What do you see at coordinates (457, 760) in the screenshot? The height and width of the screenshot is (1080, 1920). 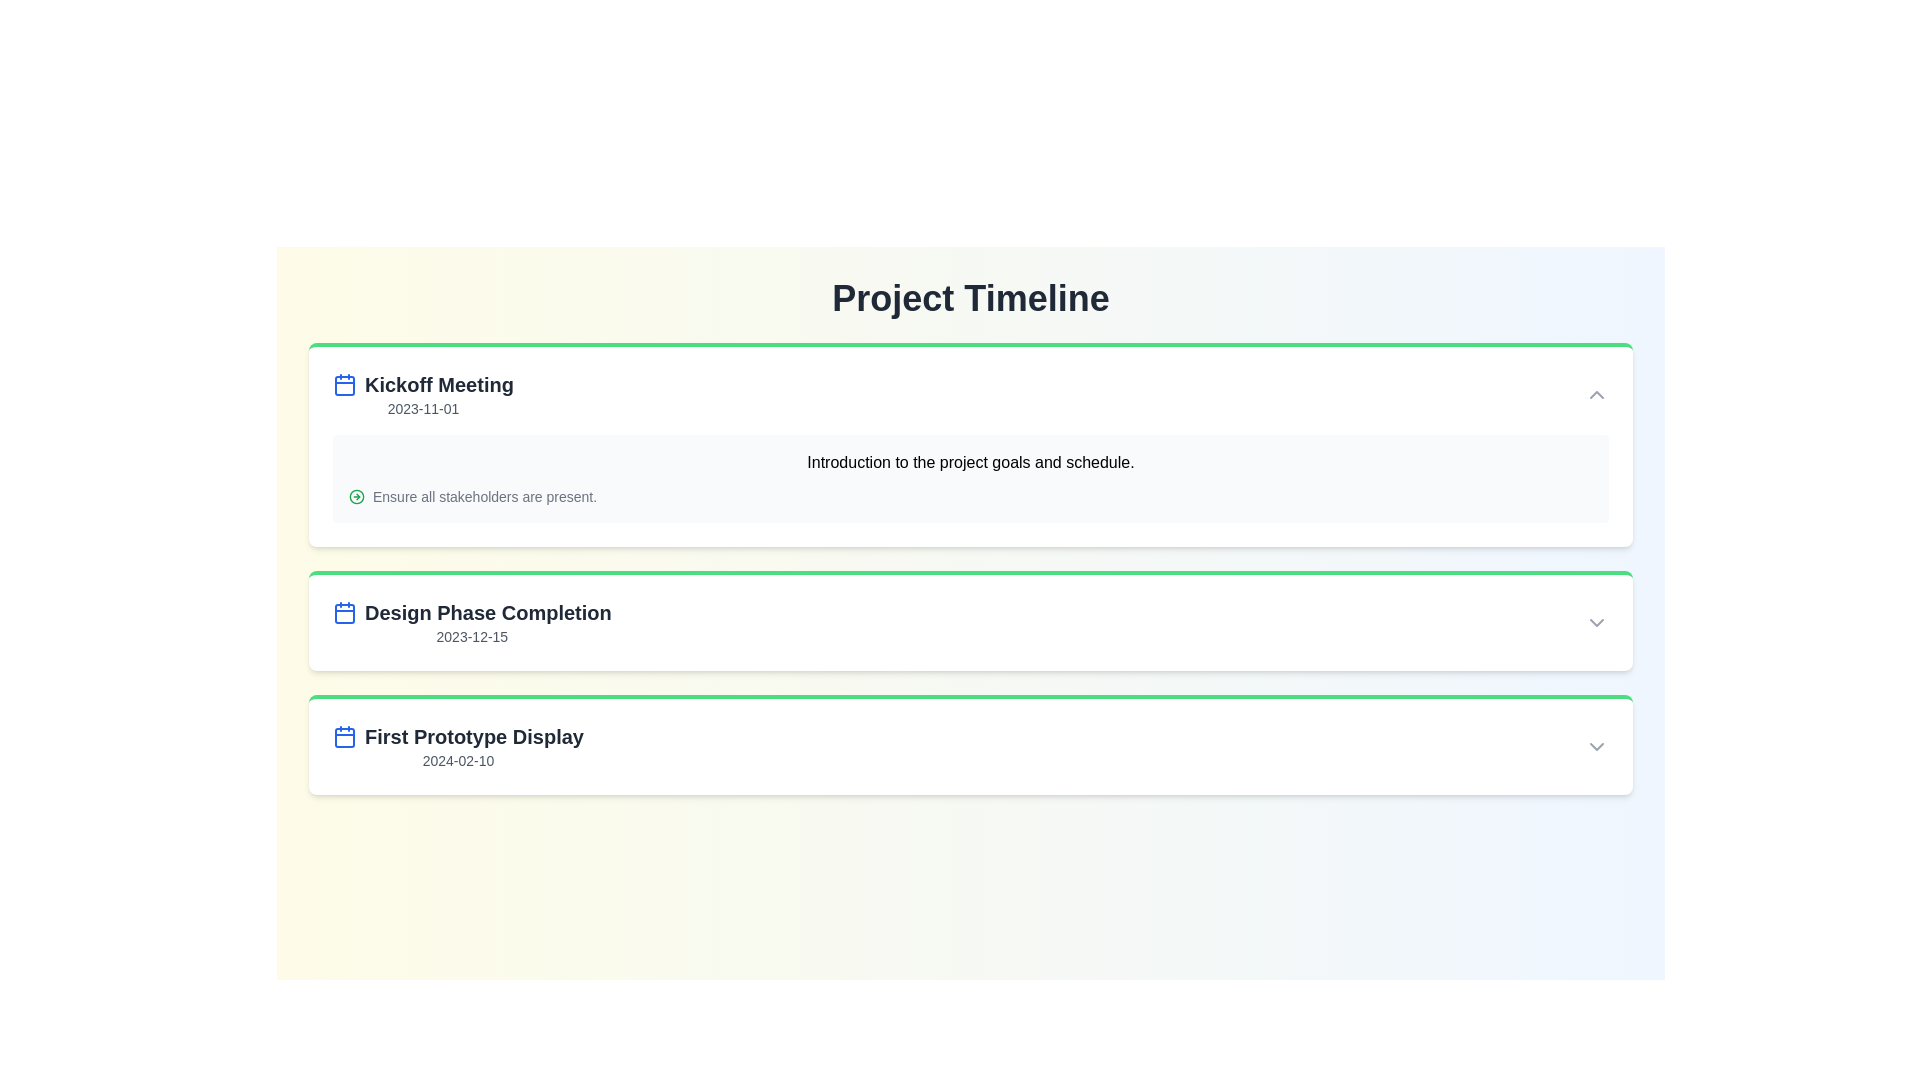 I see `the date Text Label, which is styled in a smaller font size and gray color, located beneath the main title and to the right of a calendar icon in the 'First Prototype Display' section` at bounding box center [457, 760].